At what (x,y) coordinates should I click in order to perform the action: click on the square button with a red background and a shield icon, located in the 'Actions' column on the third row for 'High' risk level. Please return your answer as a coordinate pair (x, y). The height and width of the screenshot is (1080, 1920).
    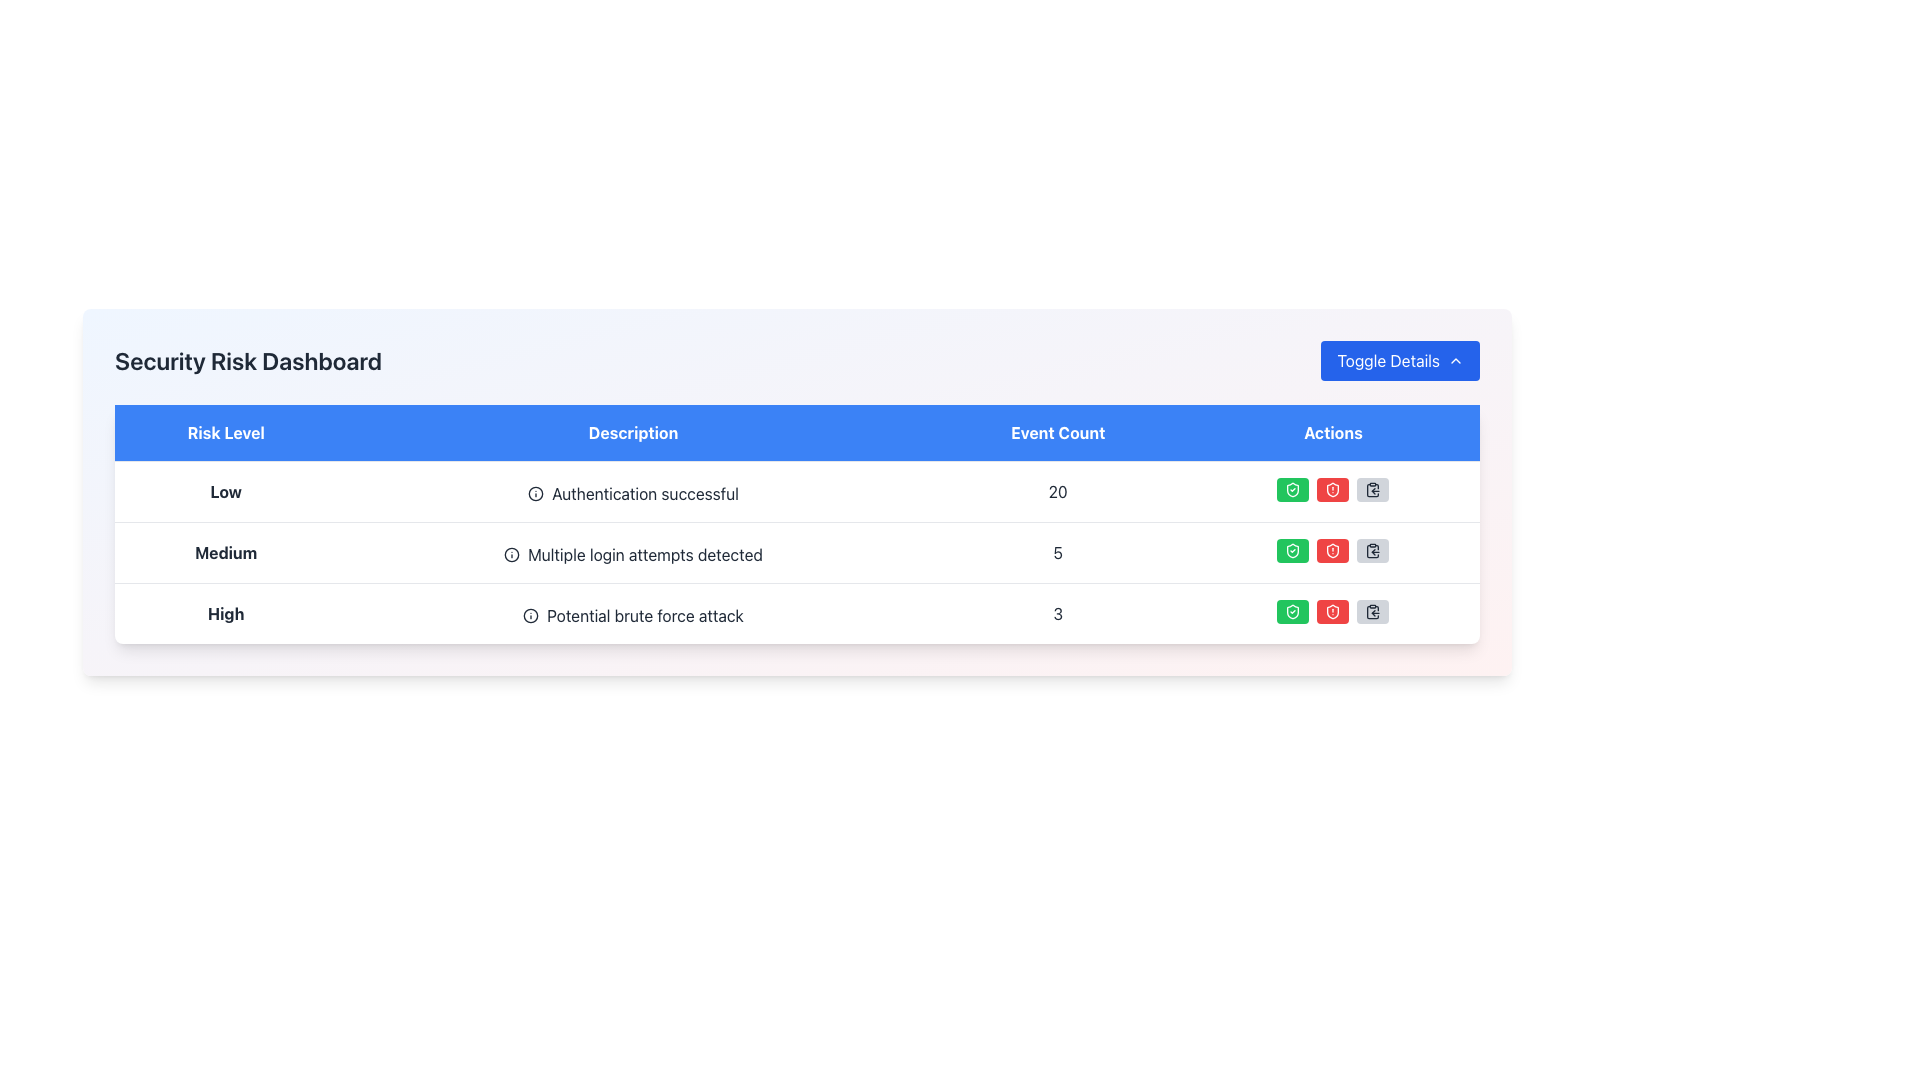
    Looking at the image, I should click on (1333, 611).